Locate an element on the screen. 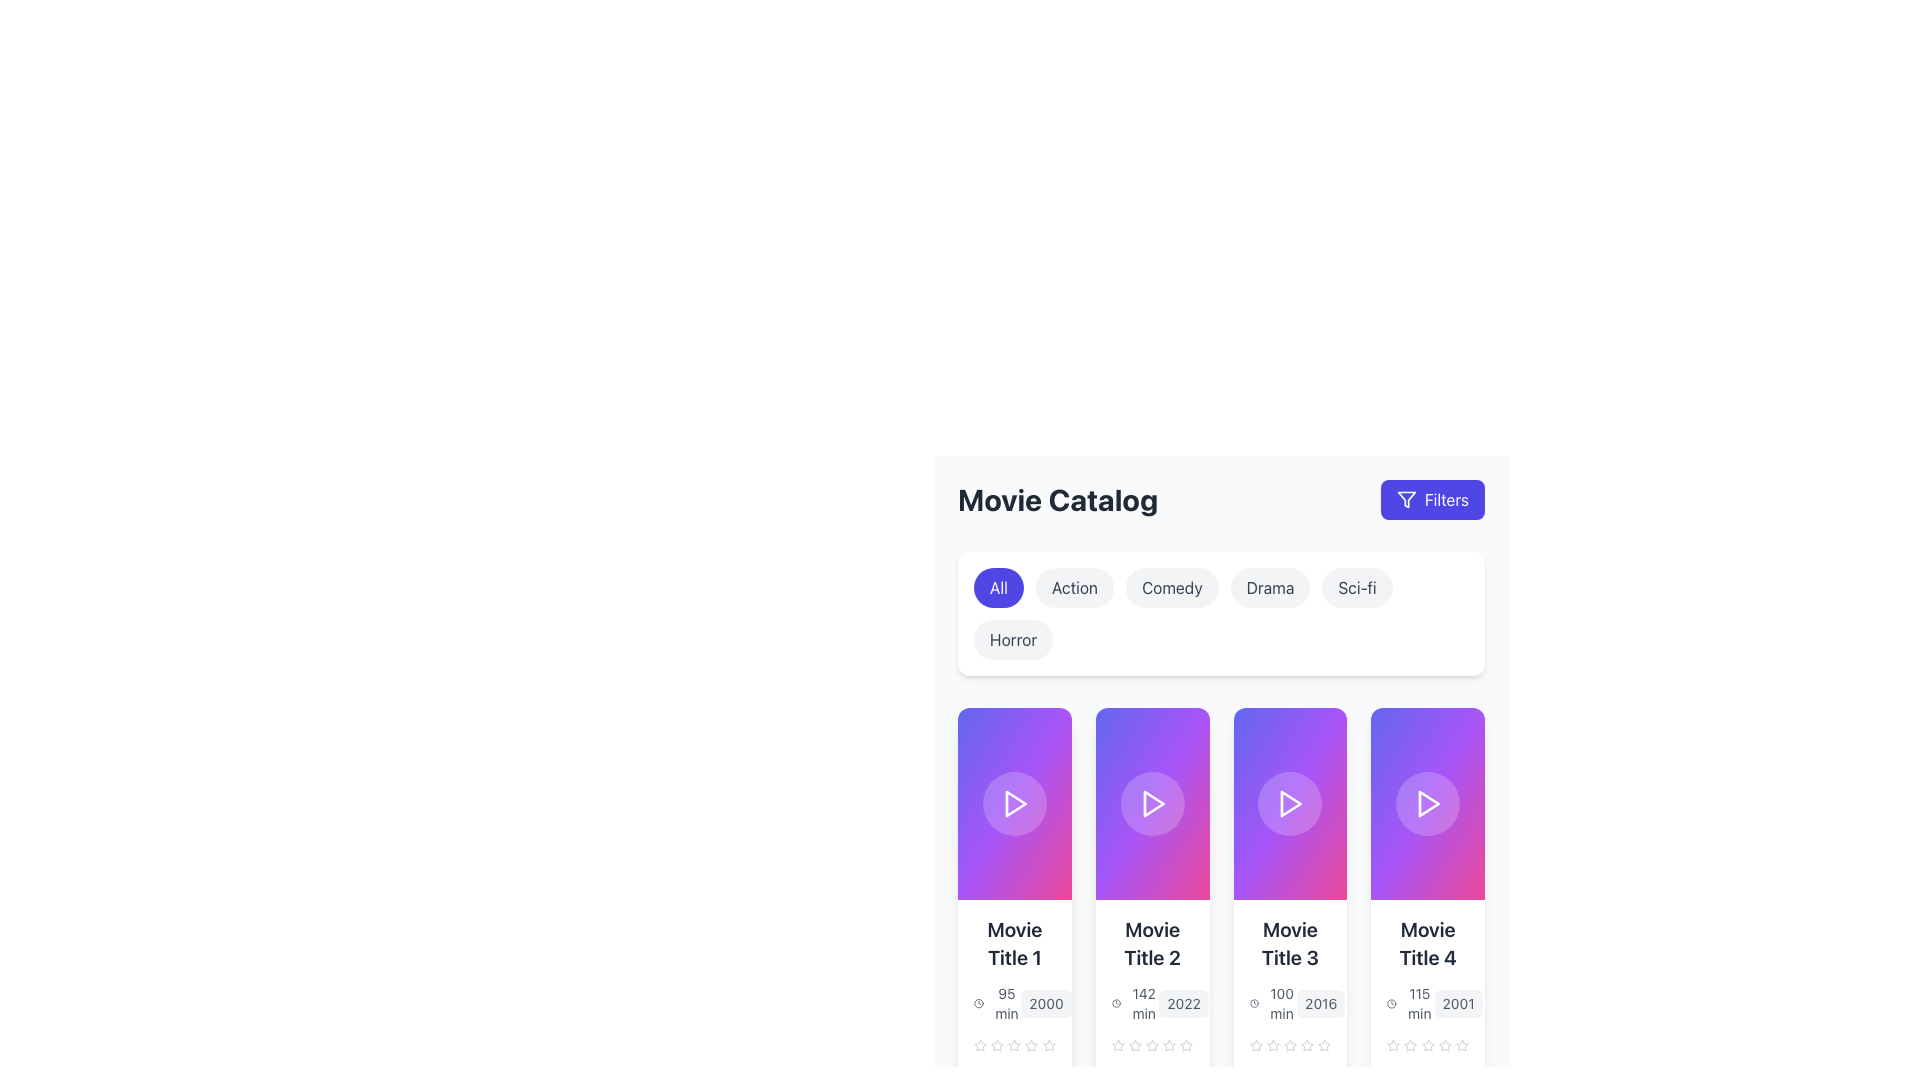  the label displaying '115 min' with a clock icon, located below 'Movie Title 4' in the fourth movie card on the far right is located at coordinates (1410, 1003).